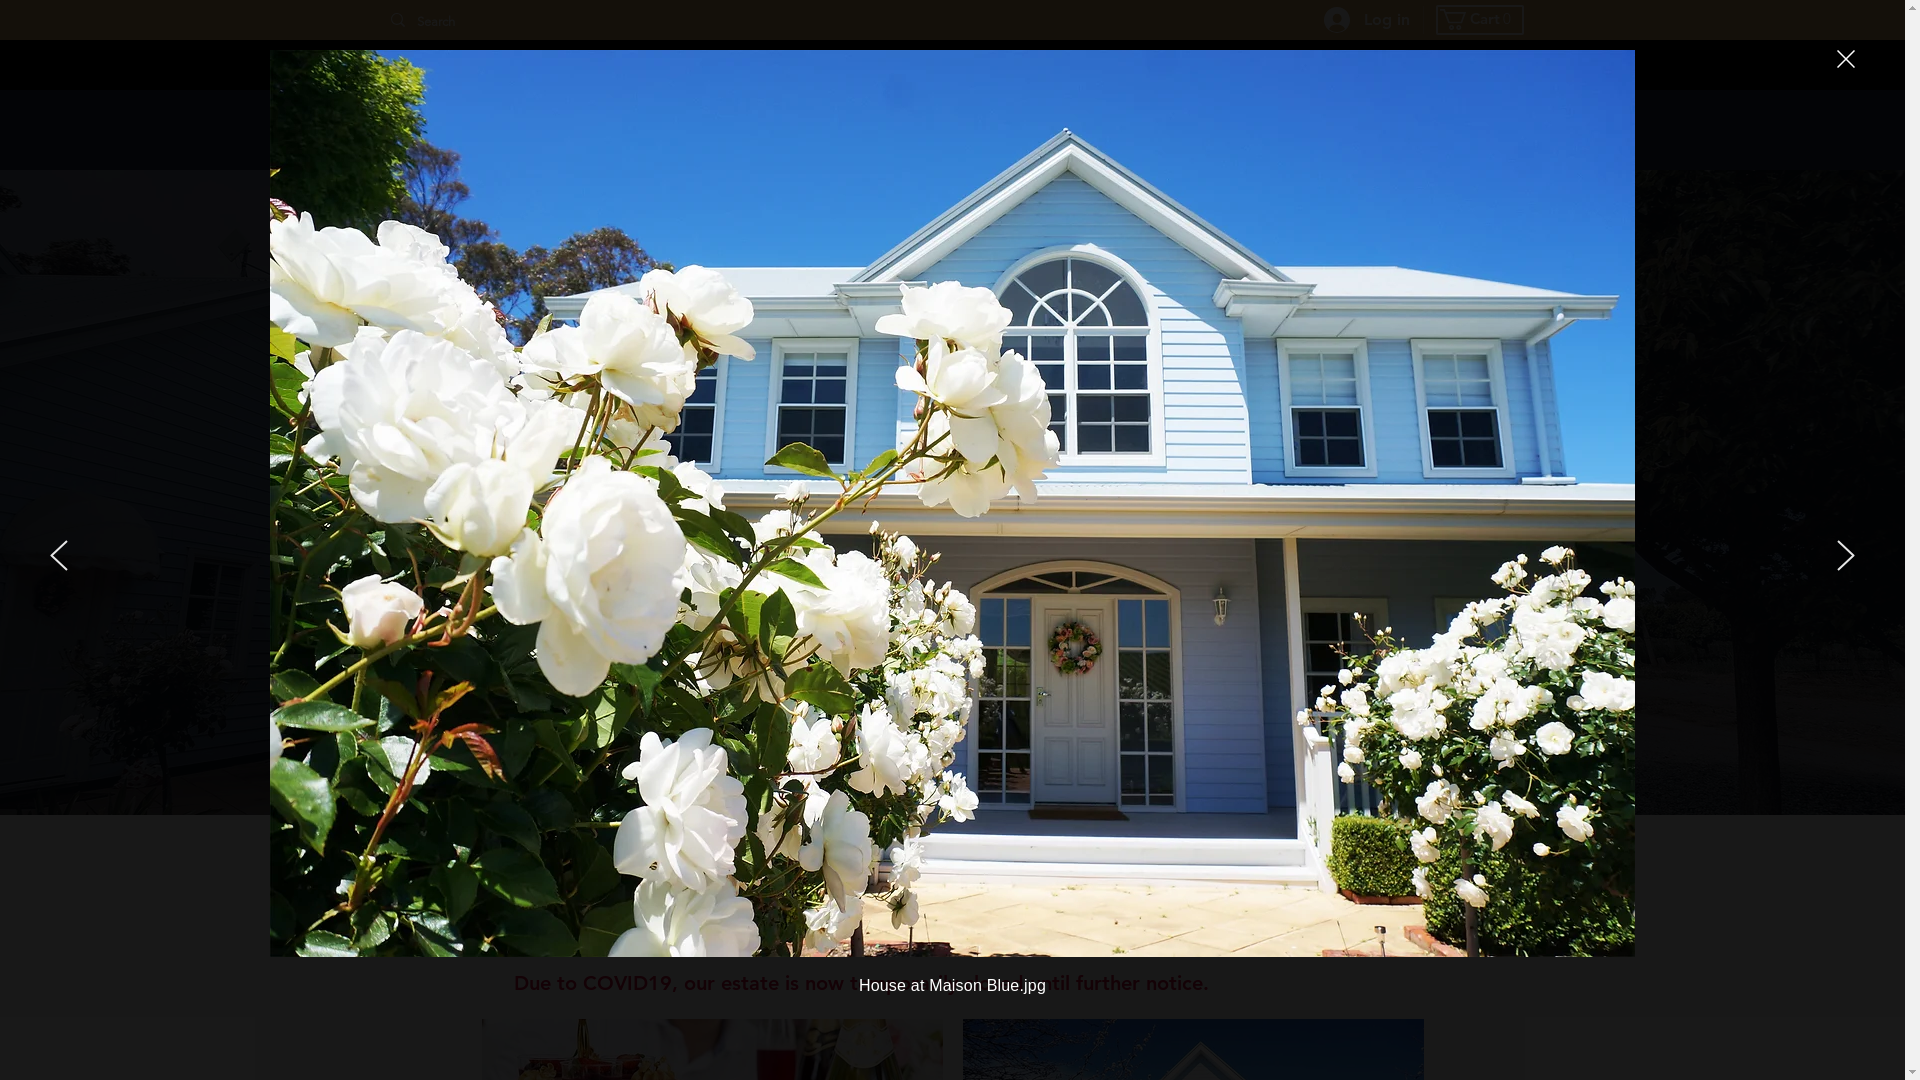 Image resolution: width=1920 pixels, height=1080 pixels. What do you see at coordinates (820, 130) in the screenshot?
I see `'HOME'` at bounding box center [820, 130].